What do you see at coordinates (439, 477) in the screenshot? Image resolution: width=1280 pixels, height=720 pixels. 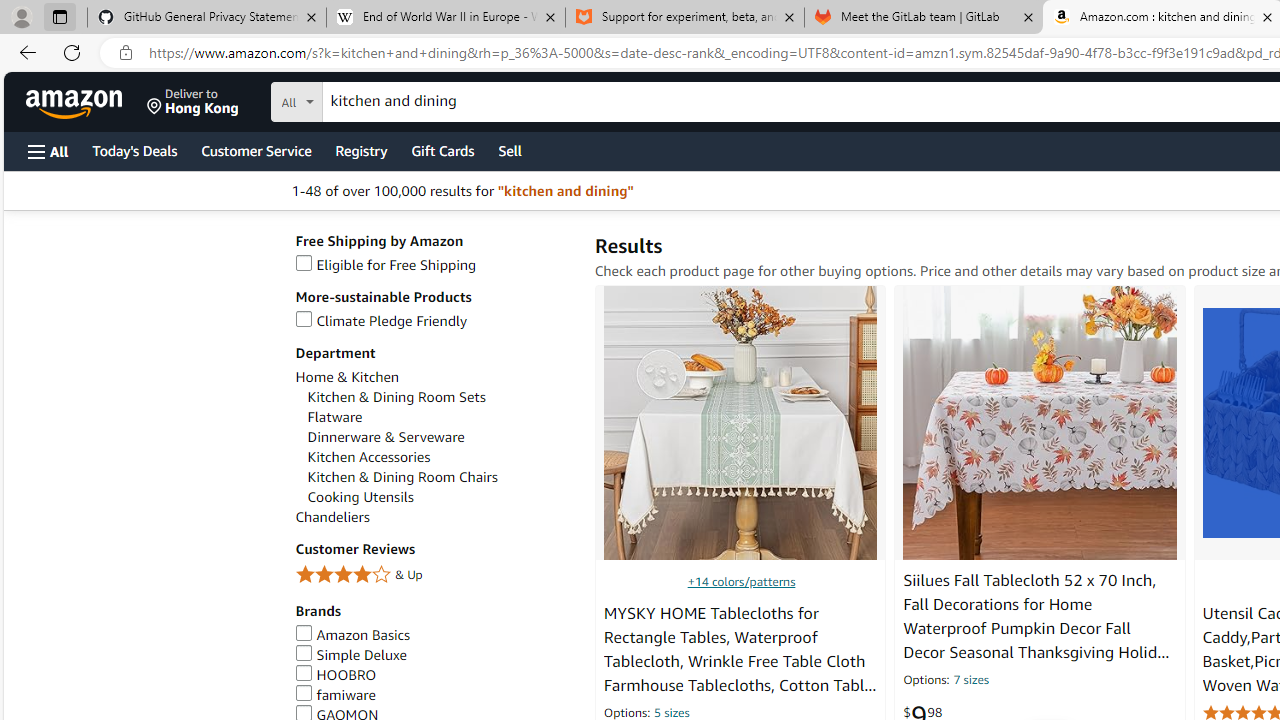 I see `'Kitchen & Dining Room Chairs'` at bounding box center [439, 477].